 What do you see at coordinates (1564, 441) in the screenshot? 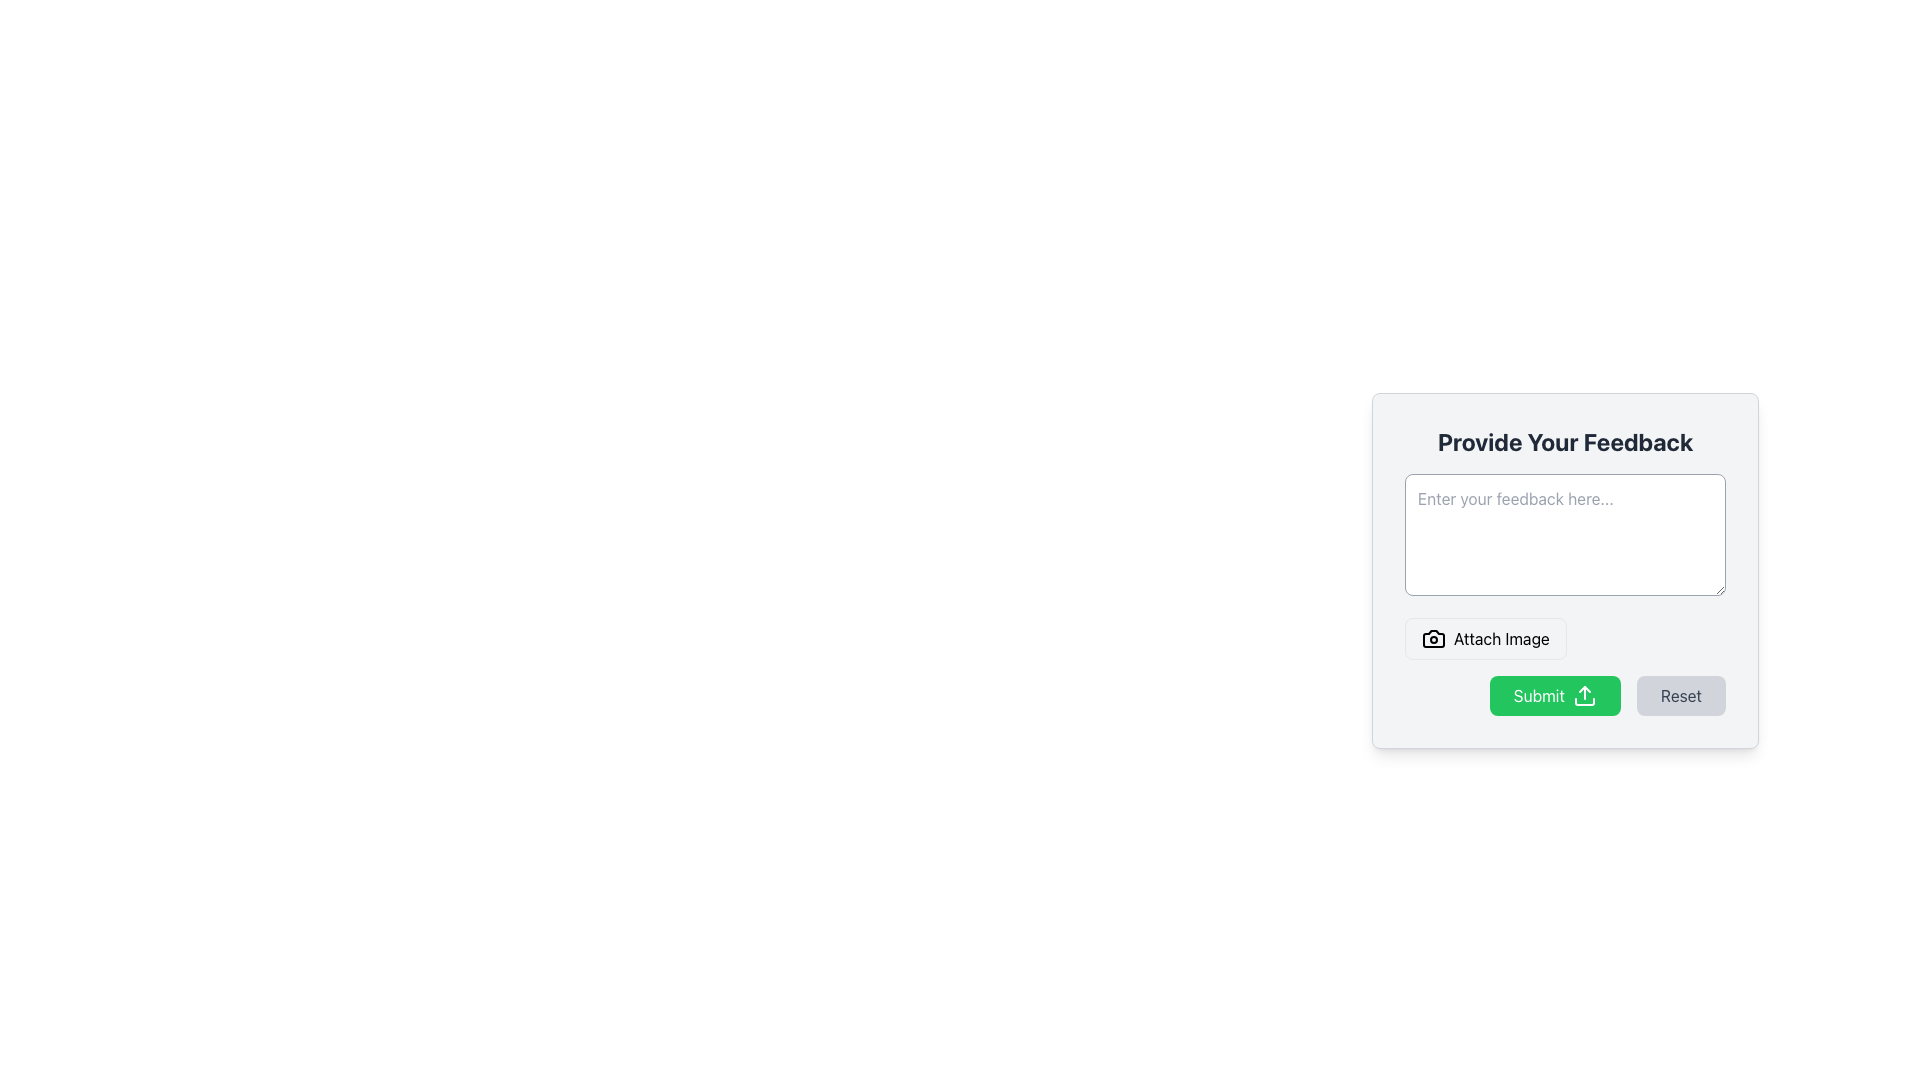
I see `the text label that reads 'Provide Your Feedback', which is prominently displayed at the top of the feedback form interface` at bounding box center [1564, 441].